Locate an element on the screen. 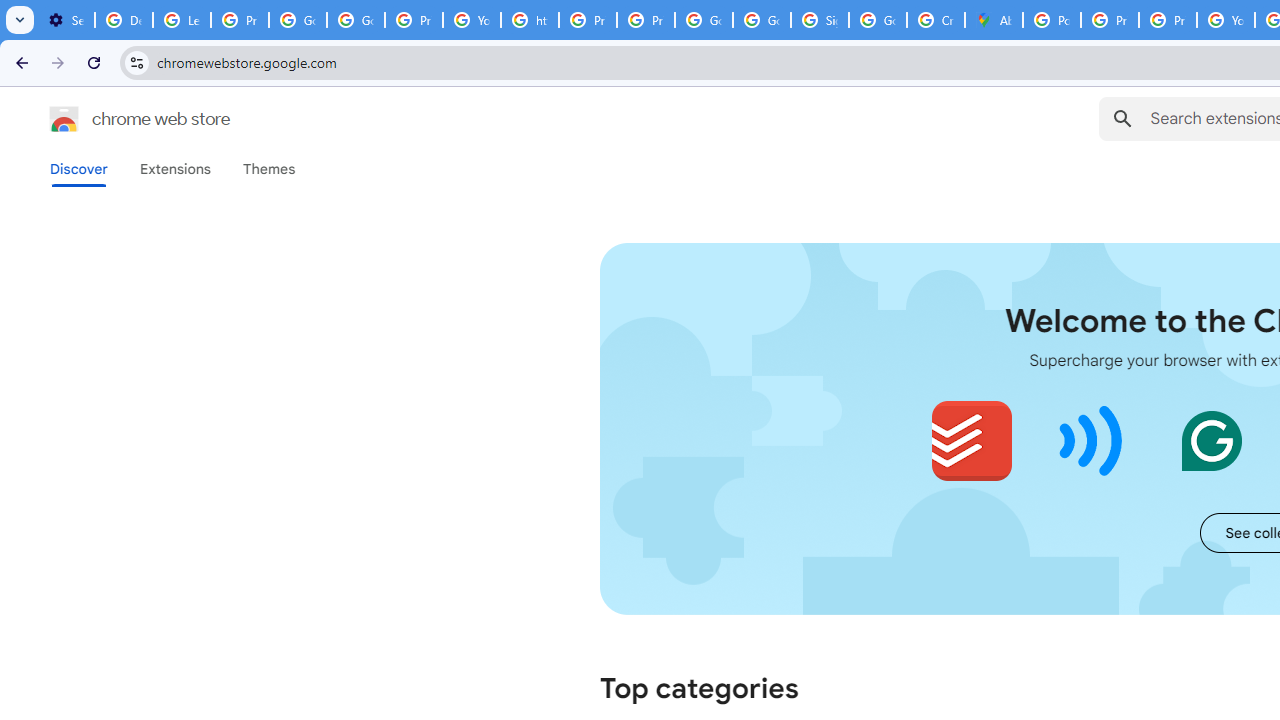  'Volume Master' is located at coordinates (1090, 440).